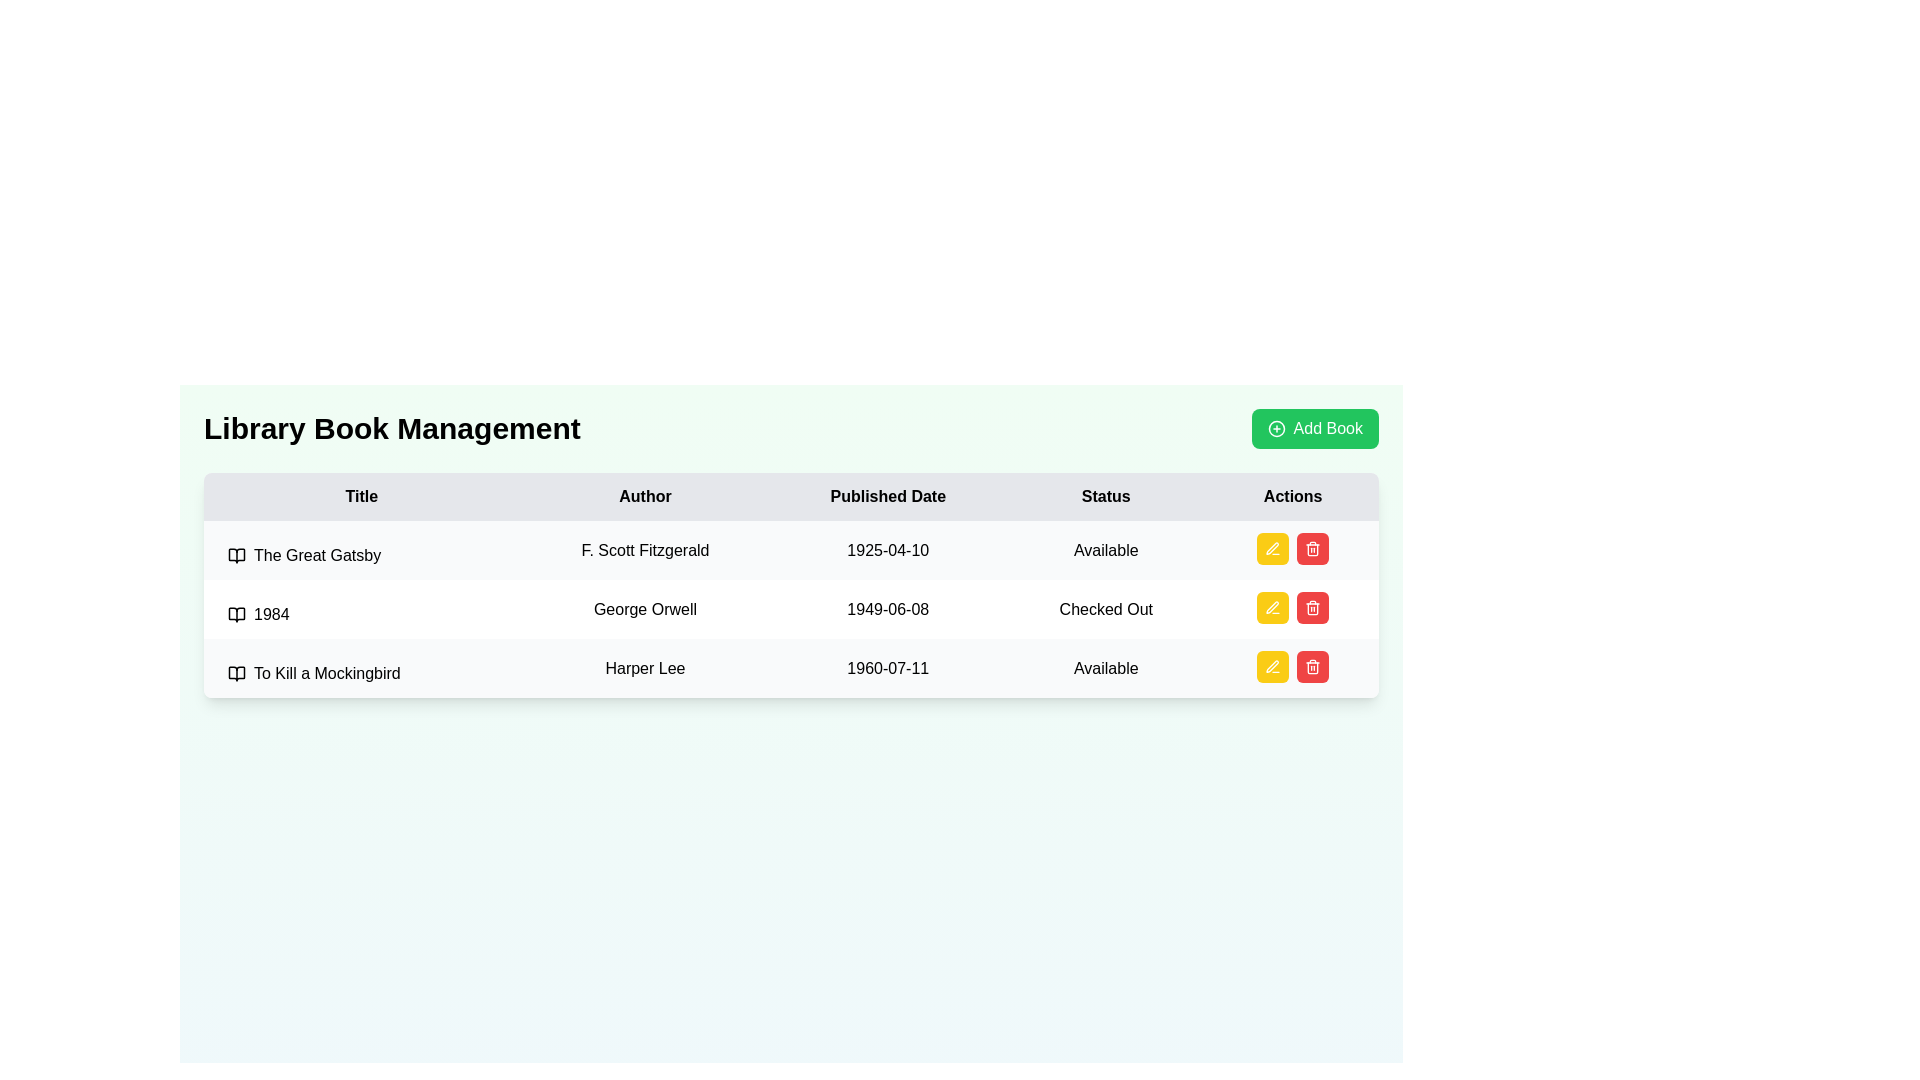 The width and height of the screenshot is (1920, 1080). I want to click on the open book icon located in the first row of the table under the 'Title' column, positioned to the left of the text 'The Great Gatsby', so click(236, 555).